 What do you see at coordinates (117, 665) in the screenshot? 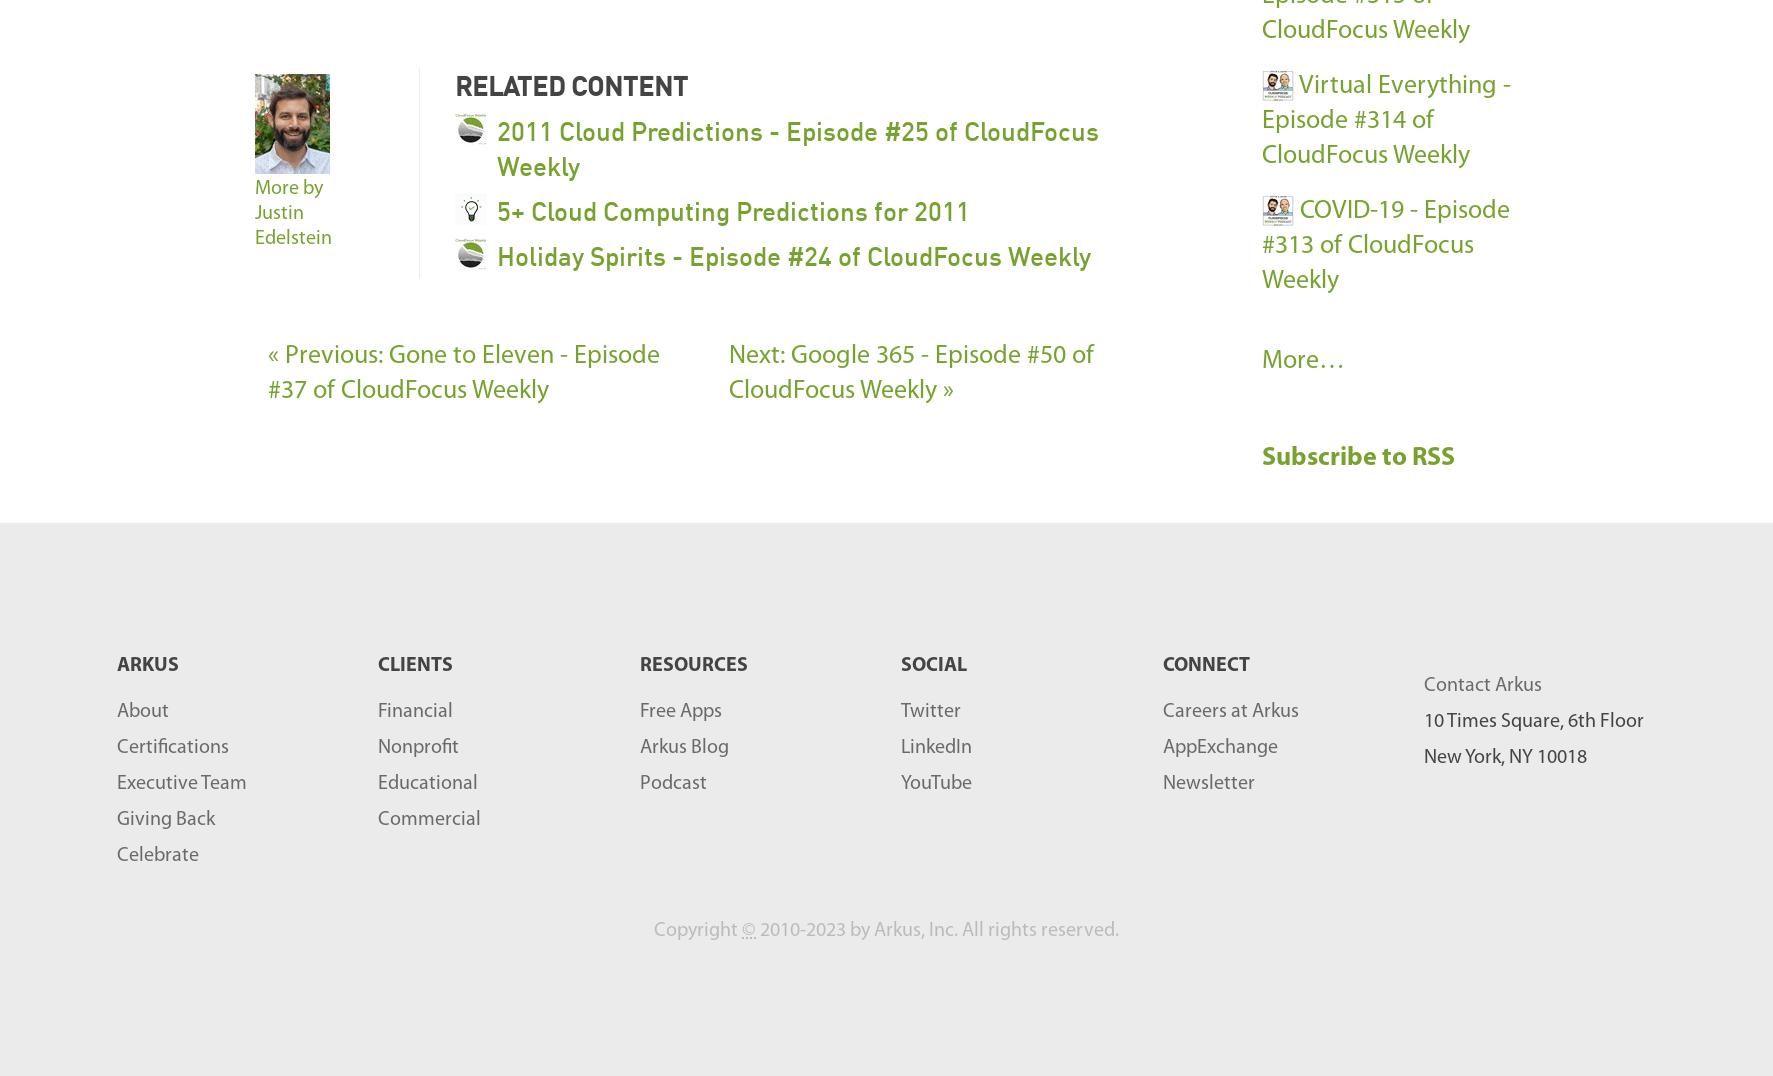
I see `'ARKUS'` at bounding box center [117, 665].